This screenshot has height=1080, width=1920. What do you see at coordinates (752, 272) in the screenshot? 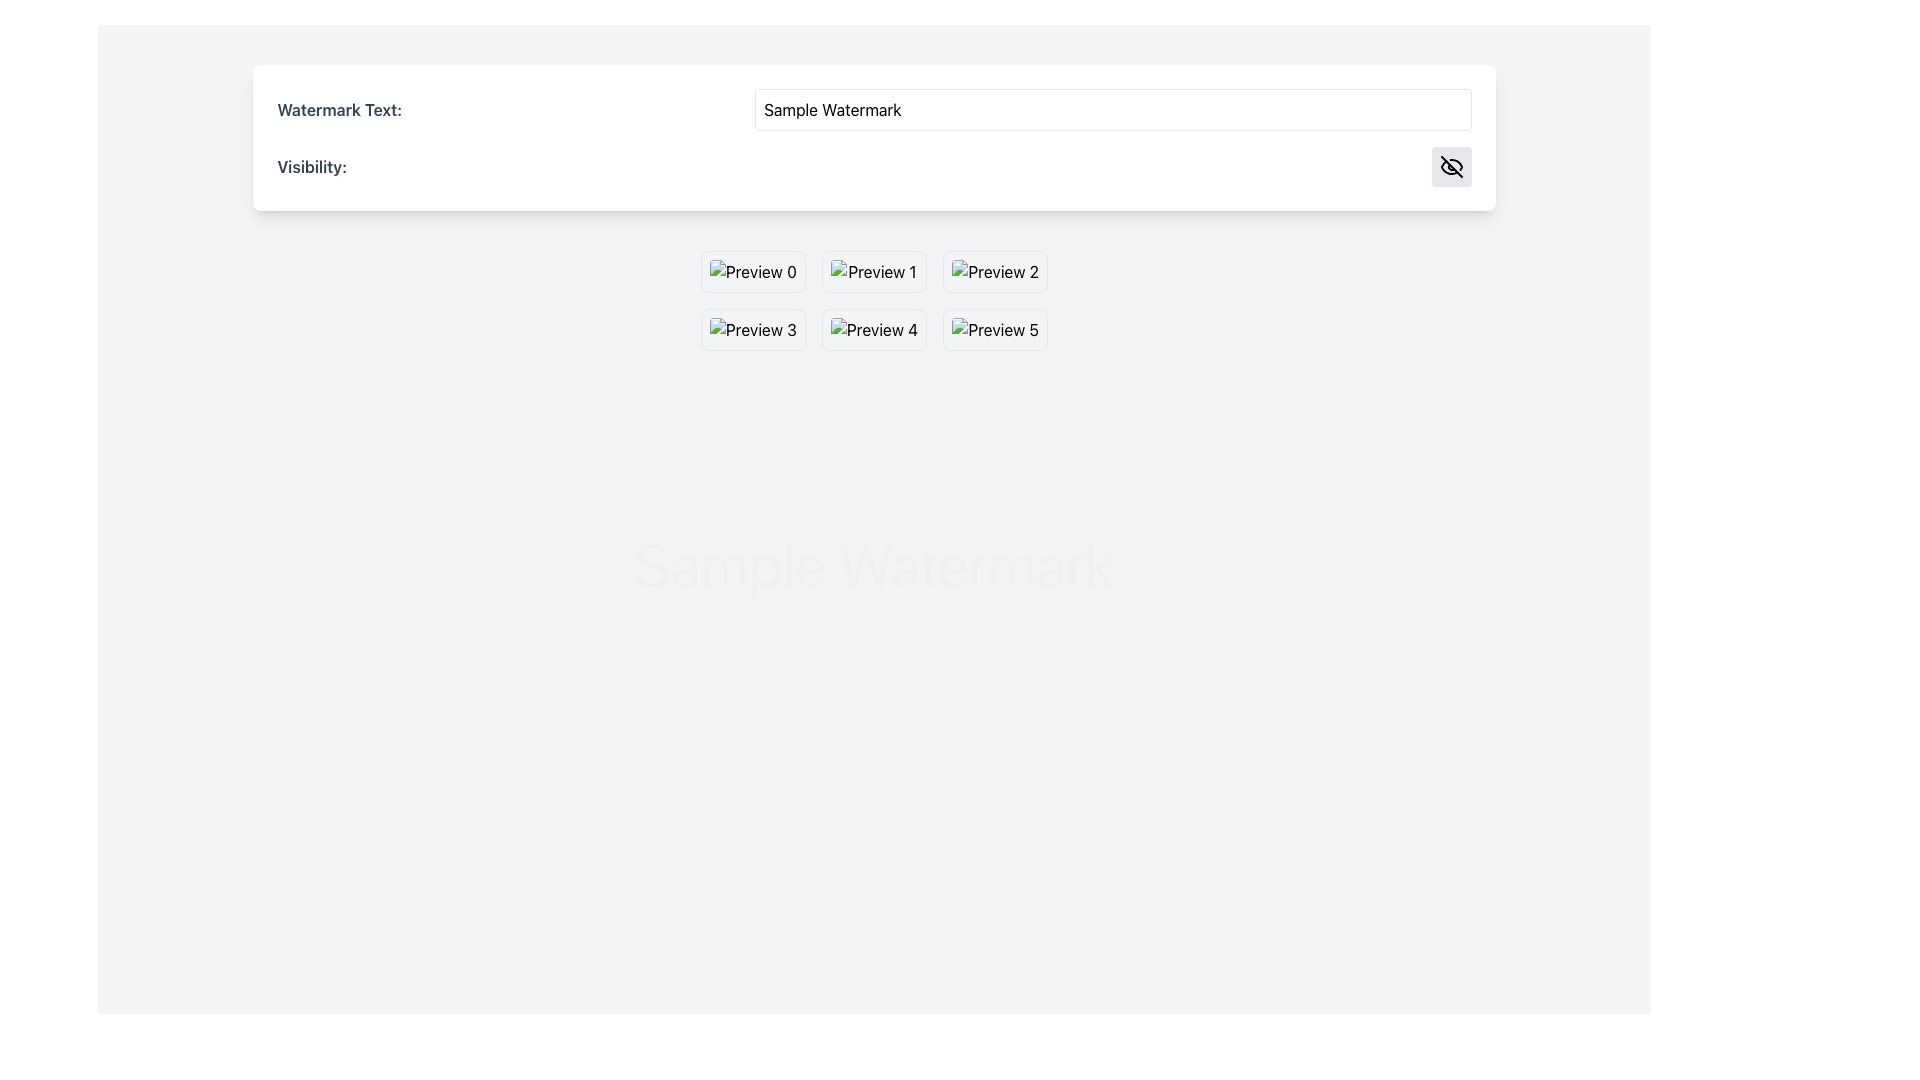
I see `the image element representing a missing or example image, located in the first cell of the grid layout of preview items` at bounding box center [752, 272].